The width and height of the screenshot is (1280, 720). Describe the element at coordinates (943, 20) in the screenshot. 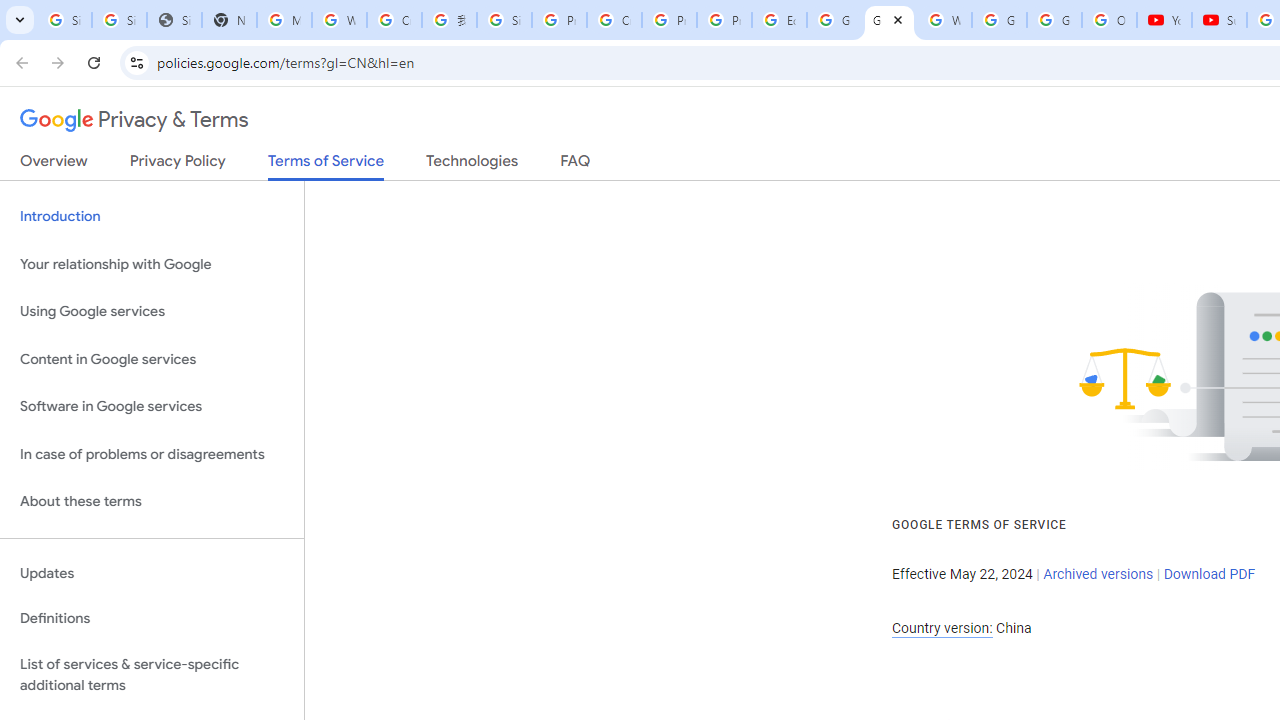

I see `'Welcome to My Activity'` at that location.